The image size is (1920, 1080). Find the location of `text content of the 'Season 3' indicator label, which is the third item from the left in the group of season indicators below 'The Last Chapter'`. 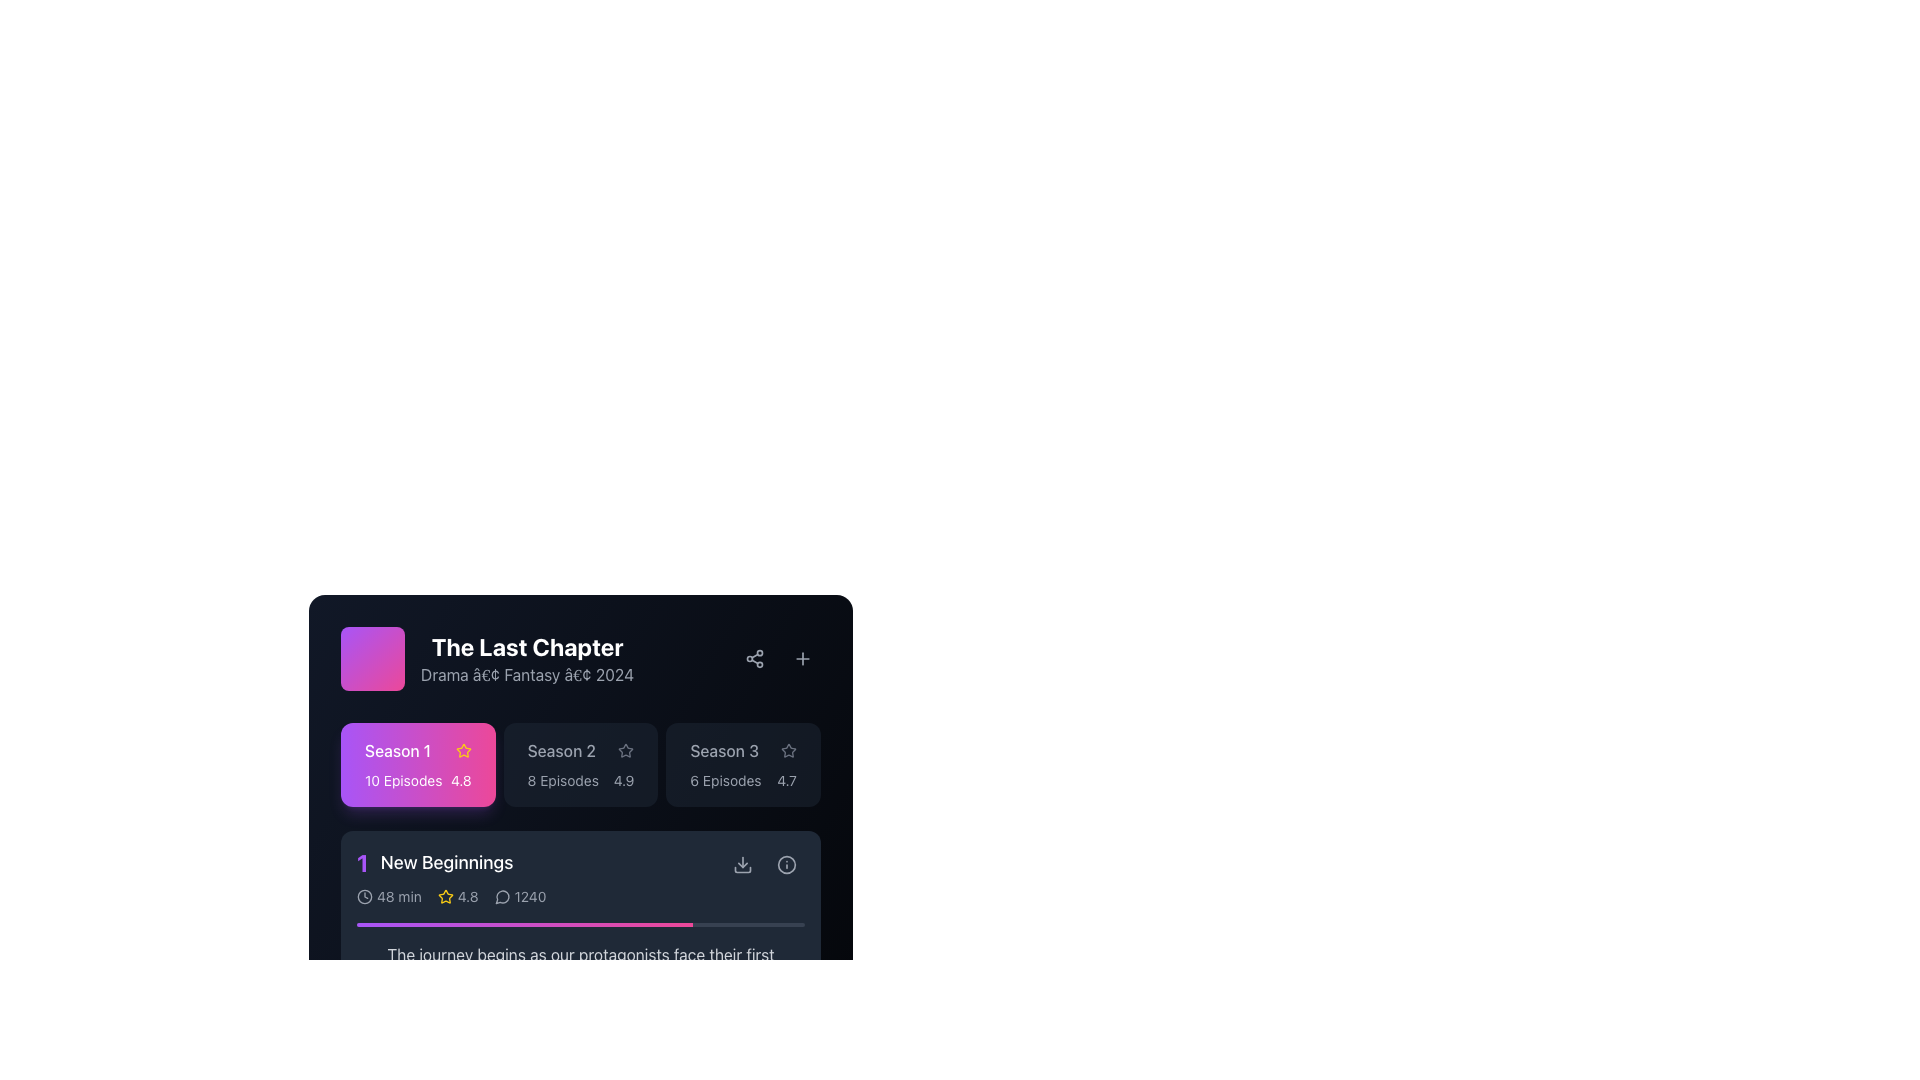

text content of the 'Season 3' indicator label, which is the third item from the left in the group of season indicators below 'The Last Chapter' is located at coordinates (723, 751).